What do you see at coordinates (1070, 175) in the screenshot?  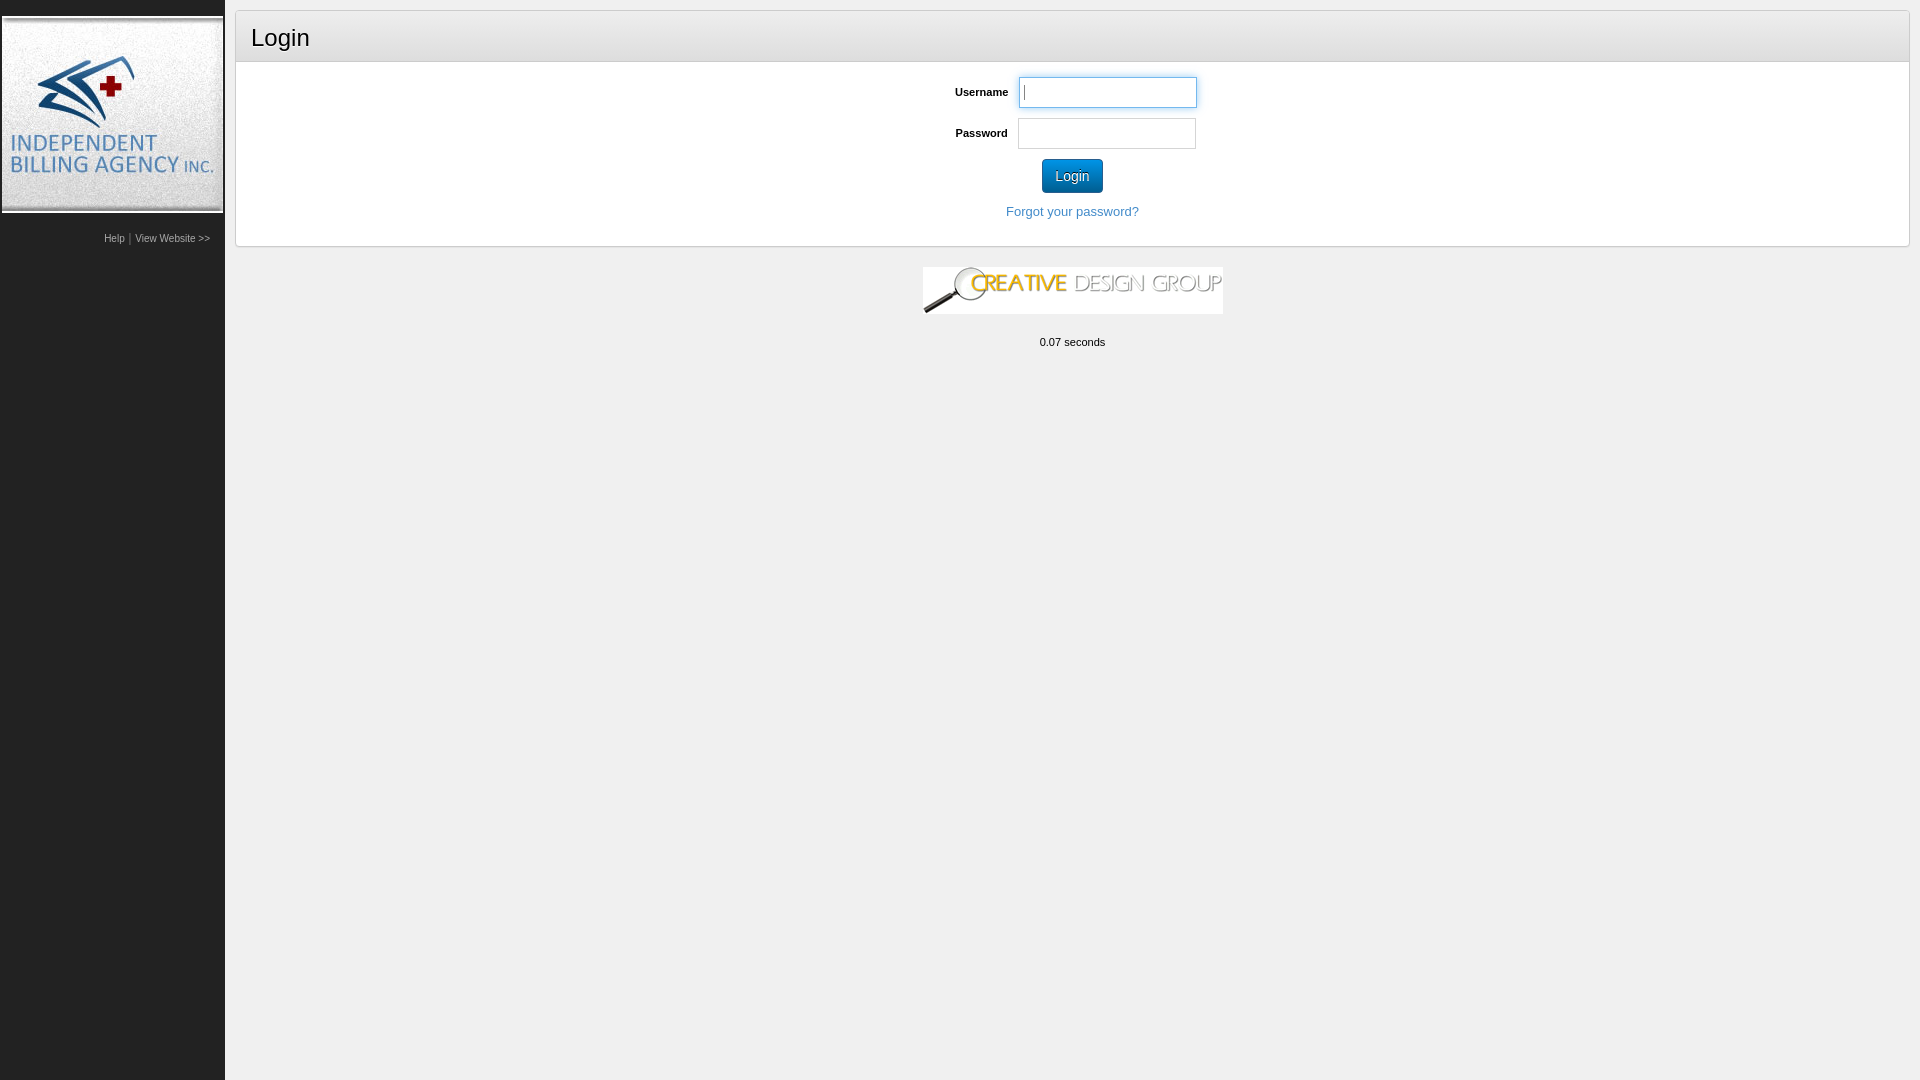 I see `'Login'` at bounding box center [1070, 175].